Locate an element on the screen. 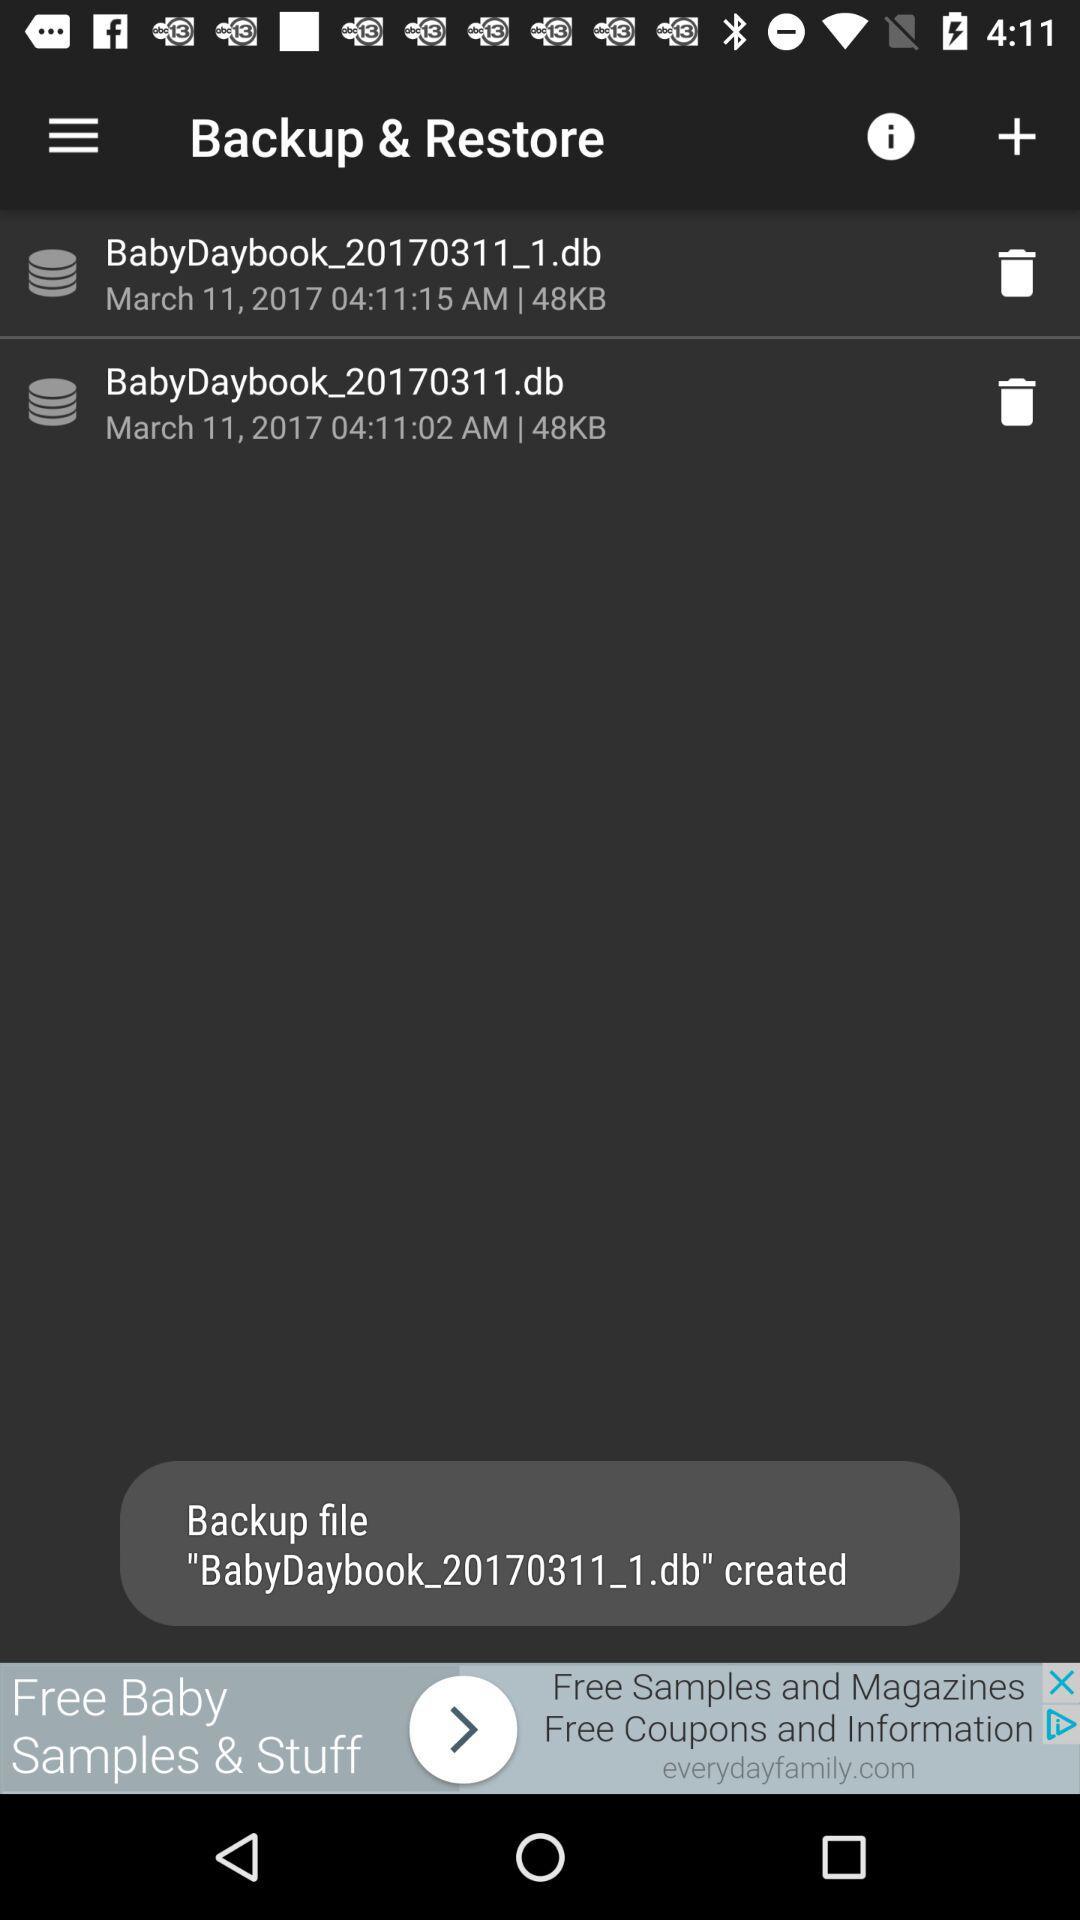 The height and width of the screenshot is (1920, 1080). open advertisement is located at coordinates (540, 1727).